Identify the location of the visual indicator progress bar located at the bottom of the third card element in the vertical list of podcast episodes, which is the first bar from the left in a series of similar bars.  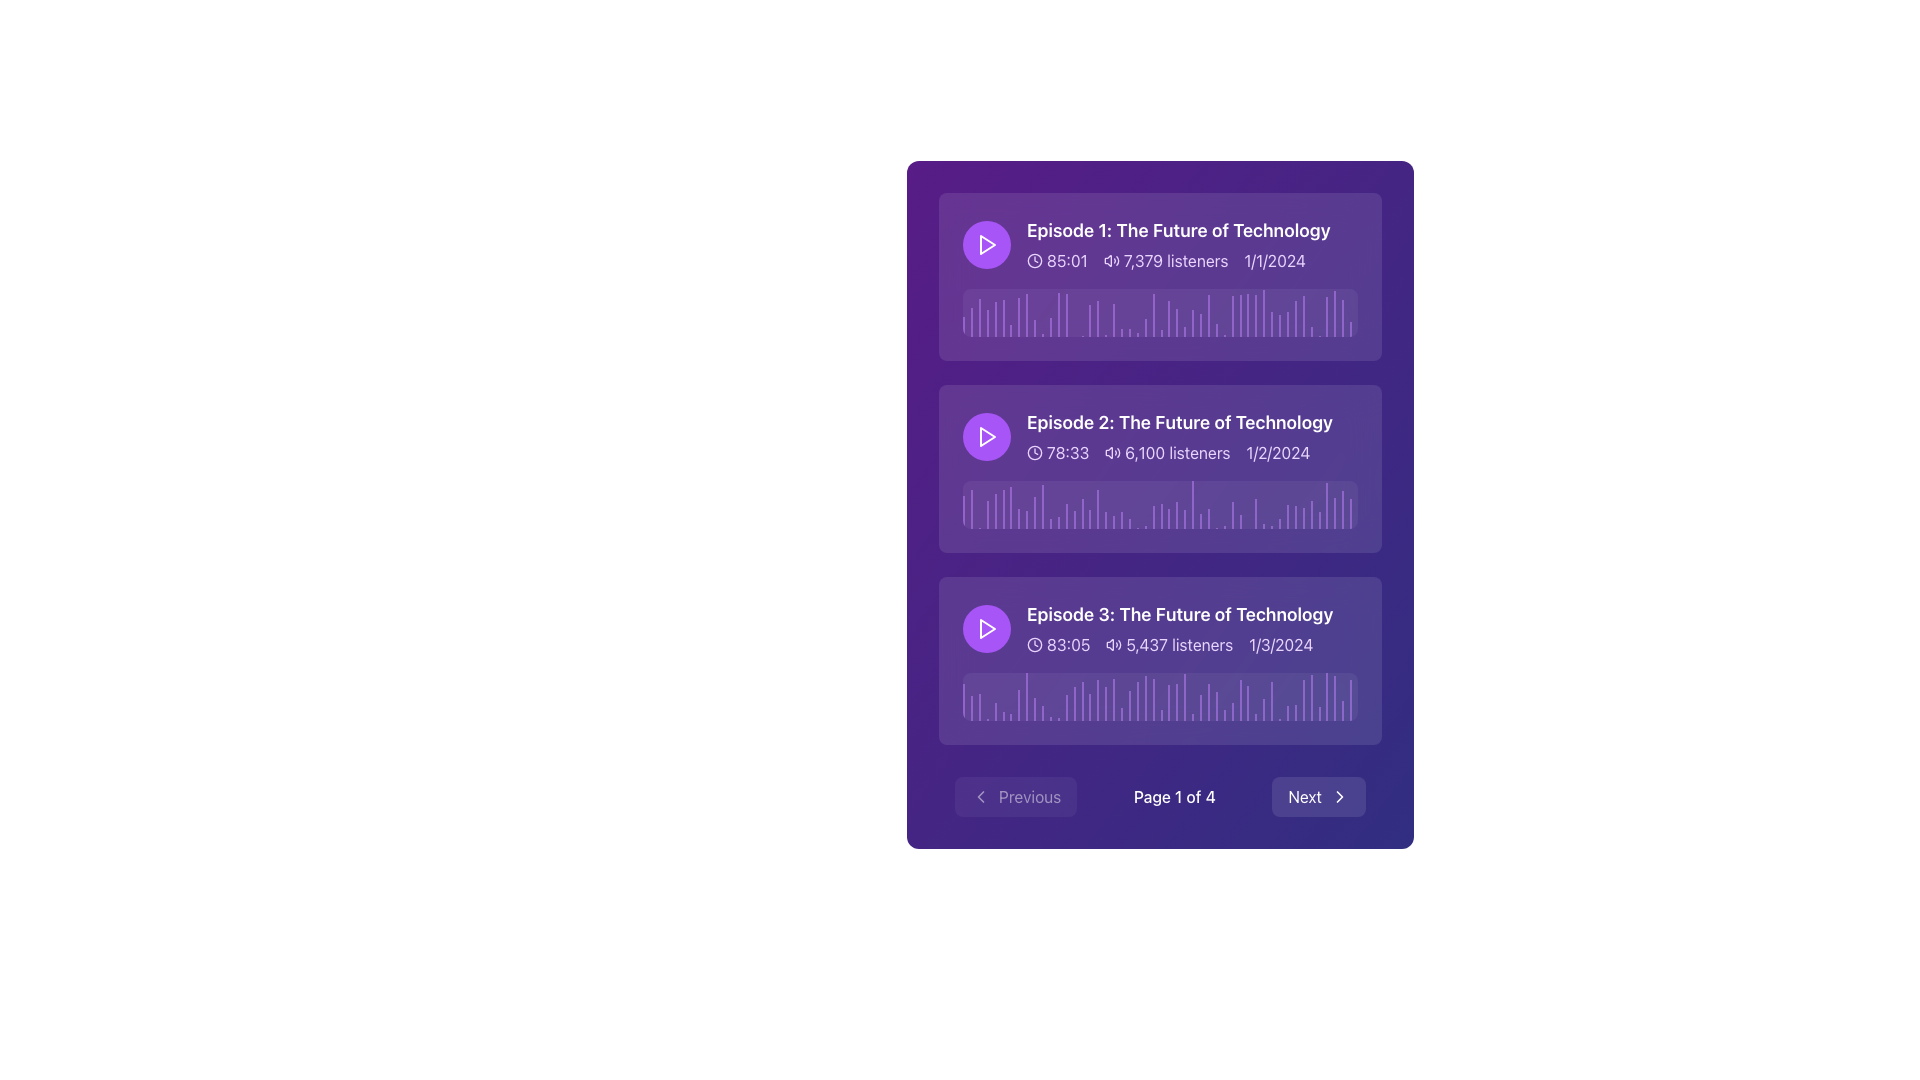
(964, 701).